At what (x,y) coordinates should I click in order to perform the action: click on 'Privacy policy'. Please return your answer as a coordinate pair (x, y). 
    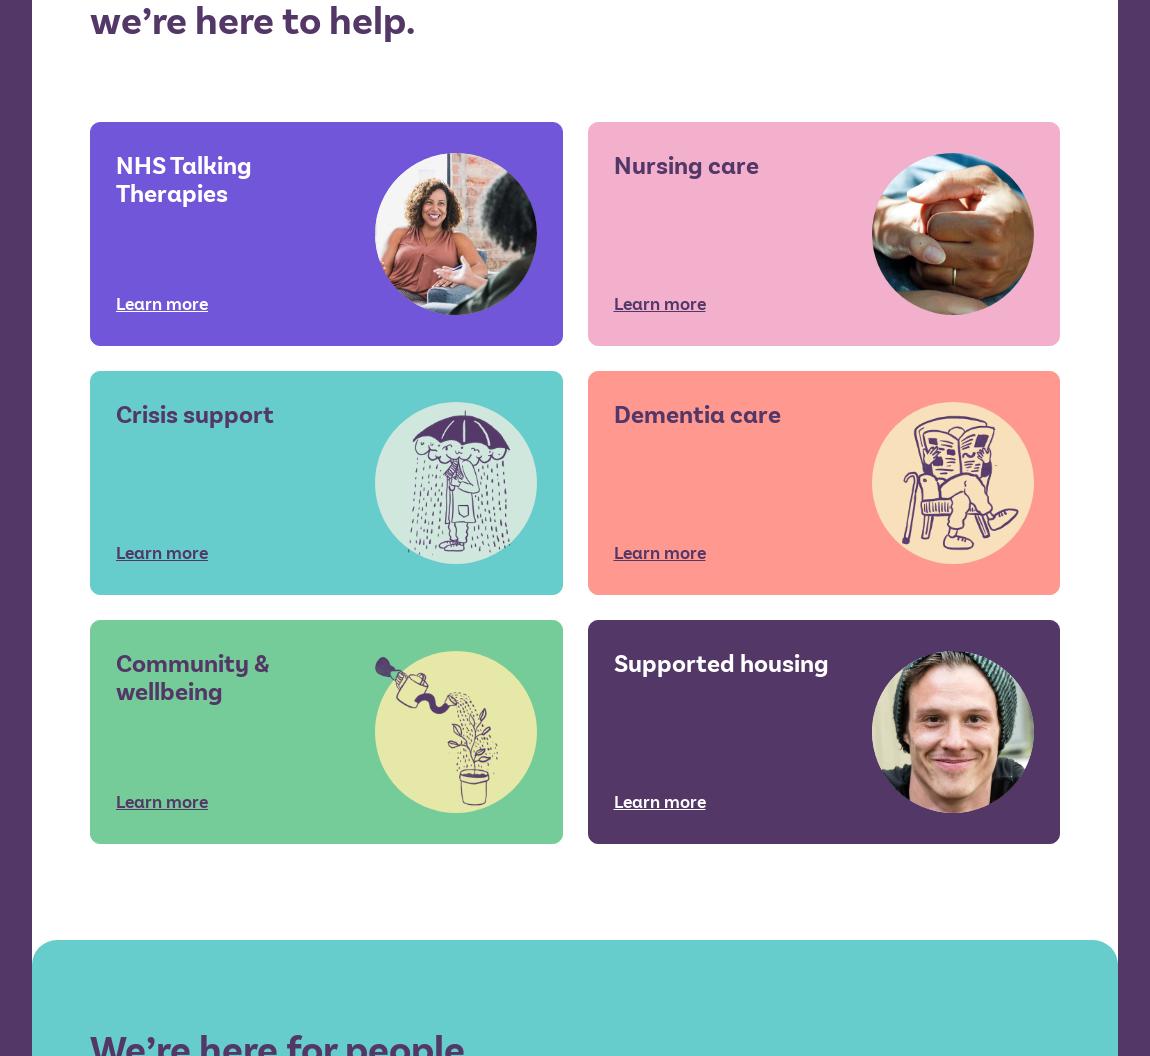
    Looking at the image, I should click on (664, 666).